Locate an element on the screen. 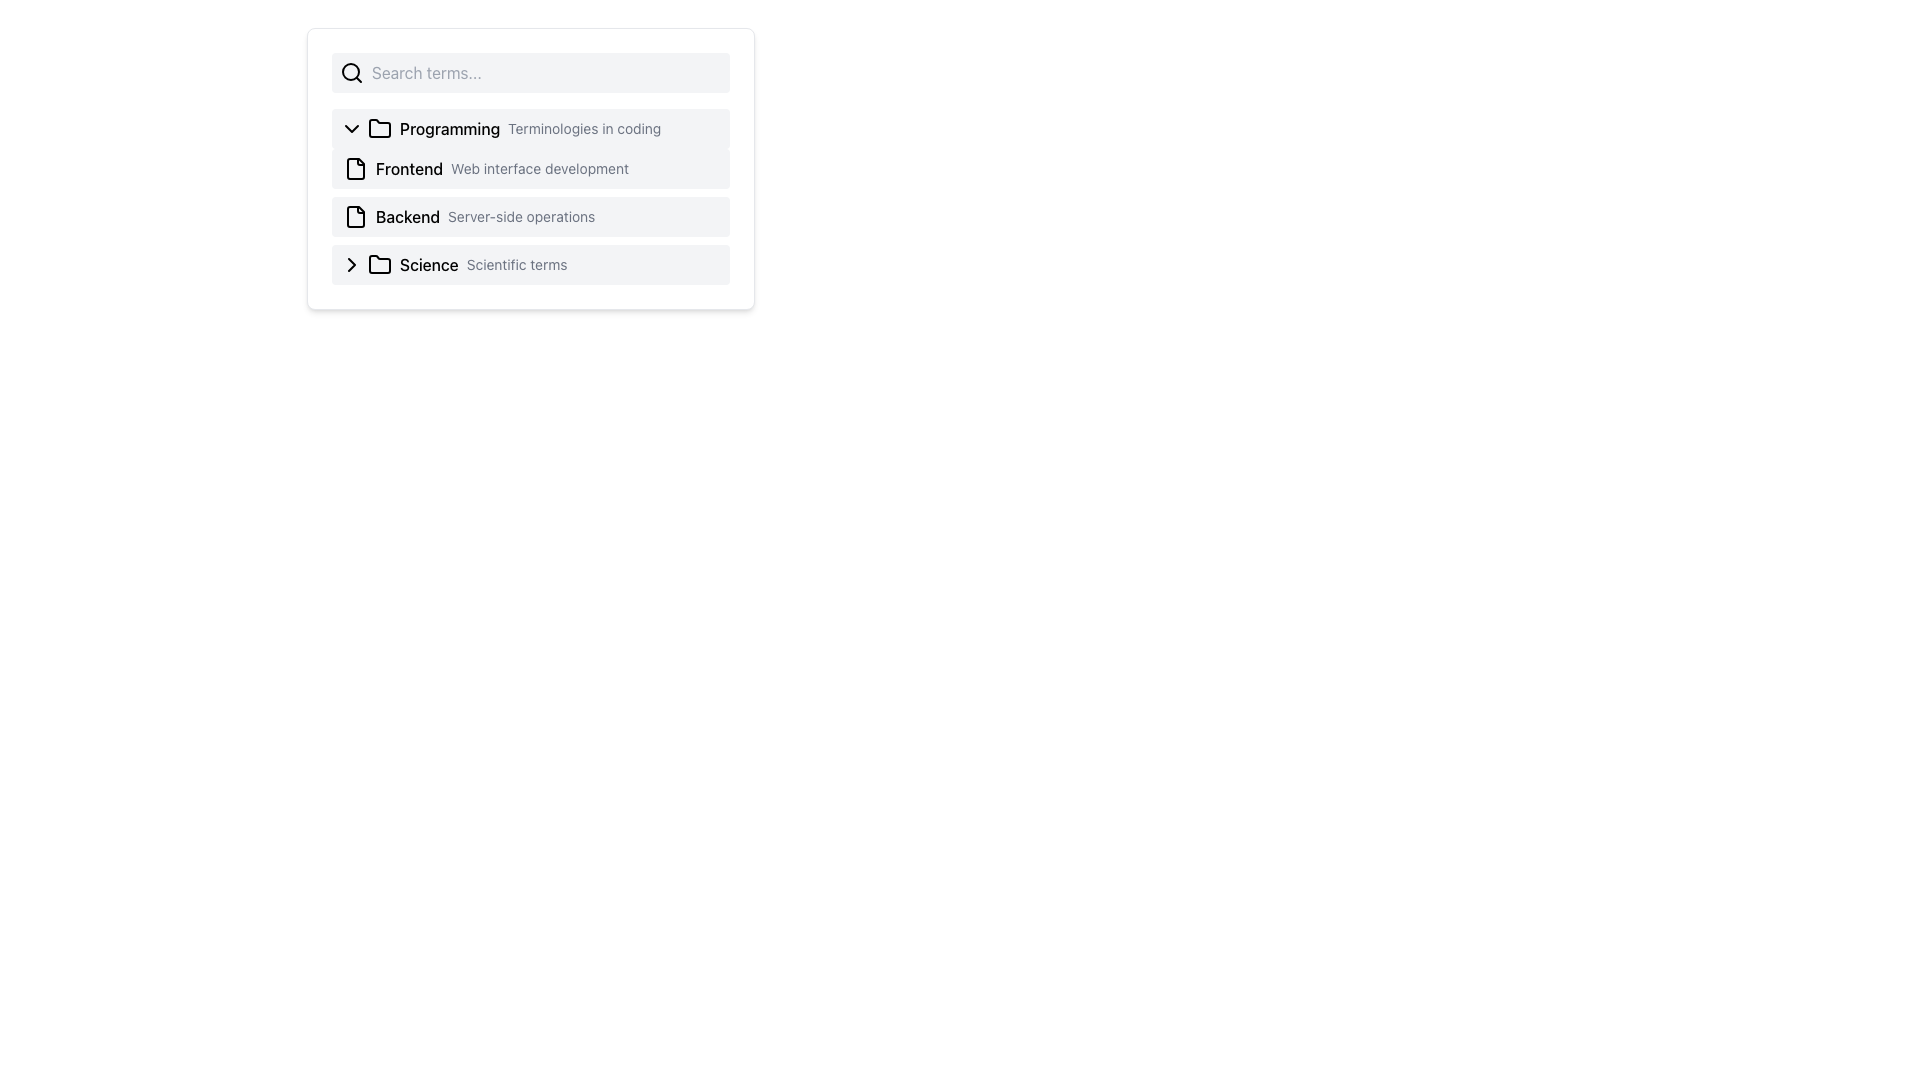  Text Label located to the right of the bold 'Frontend' text in the second entry under the 'Programming' category for details is located at coordinates (539, 168).